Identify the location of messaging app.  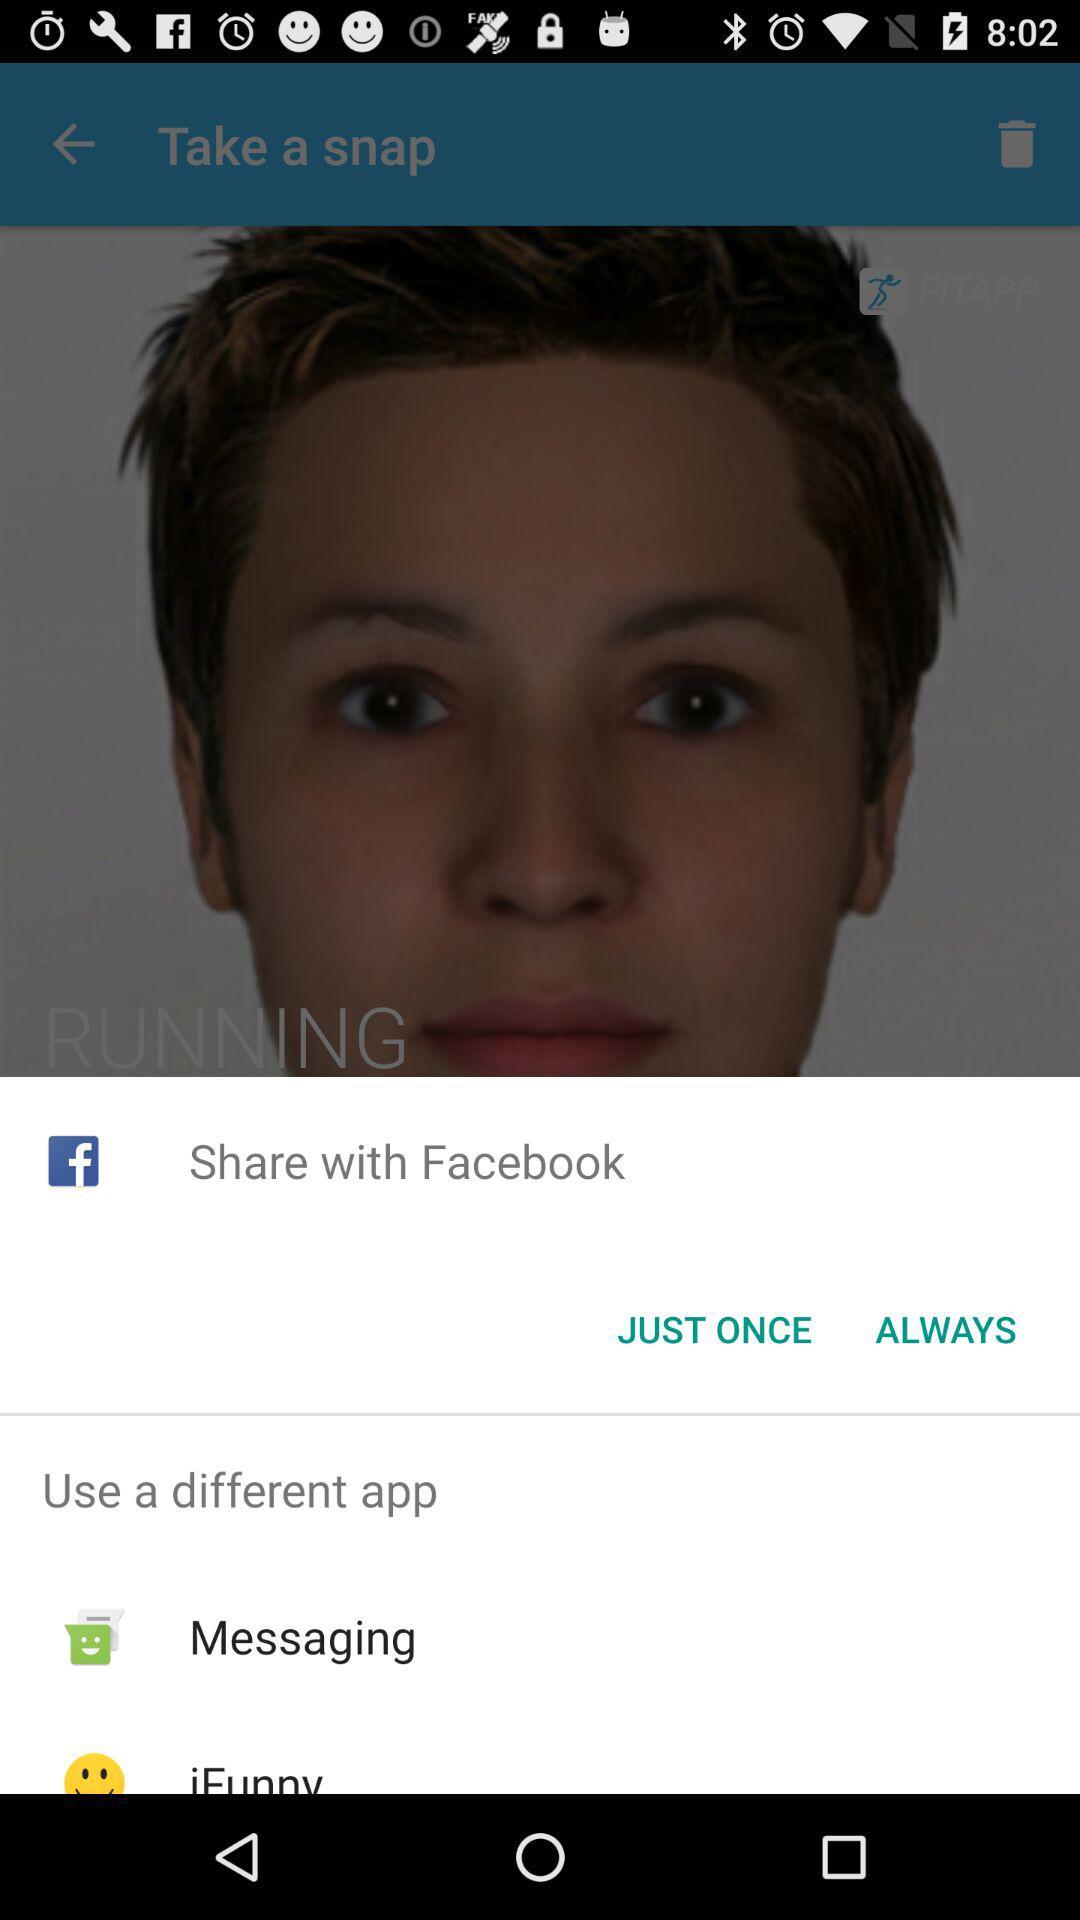
(303, 1636).